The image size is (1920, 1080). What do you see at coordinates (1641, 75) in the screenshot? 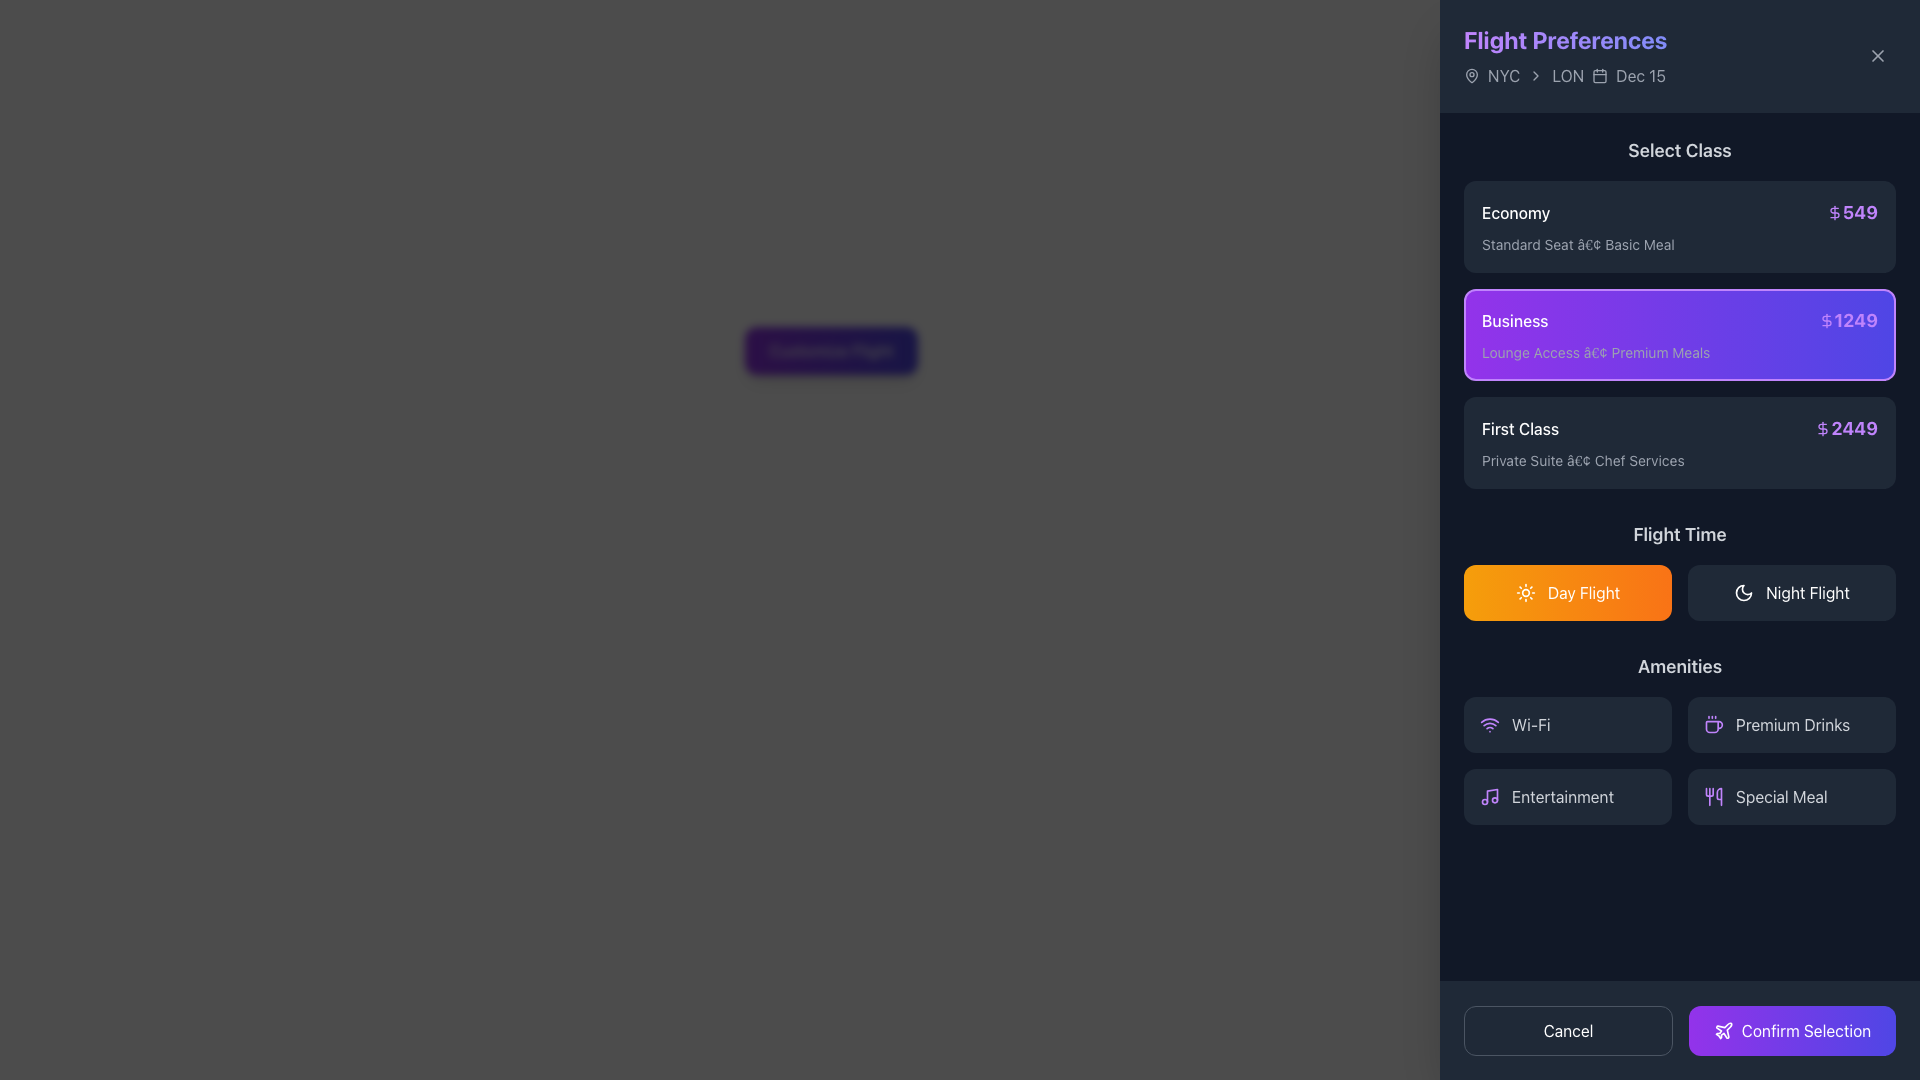
I see `the static text label that conveys the selected date, positioned towards the right in the header section, adjacent to a calendar icon` at bounding box center [1641, 75].